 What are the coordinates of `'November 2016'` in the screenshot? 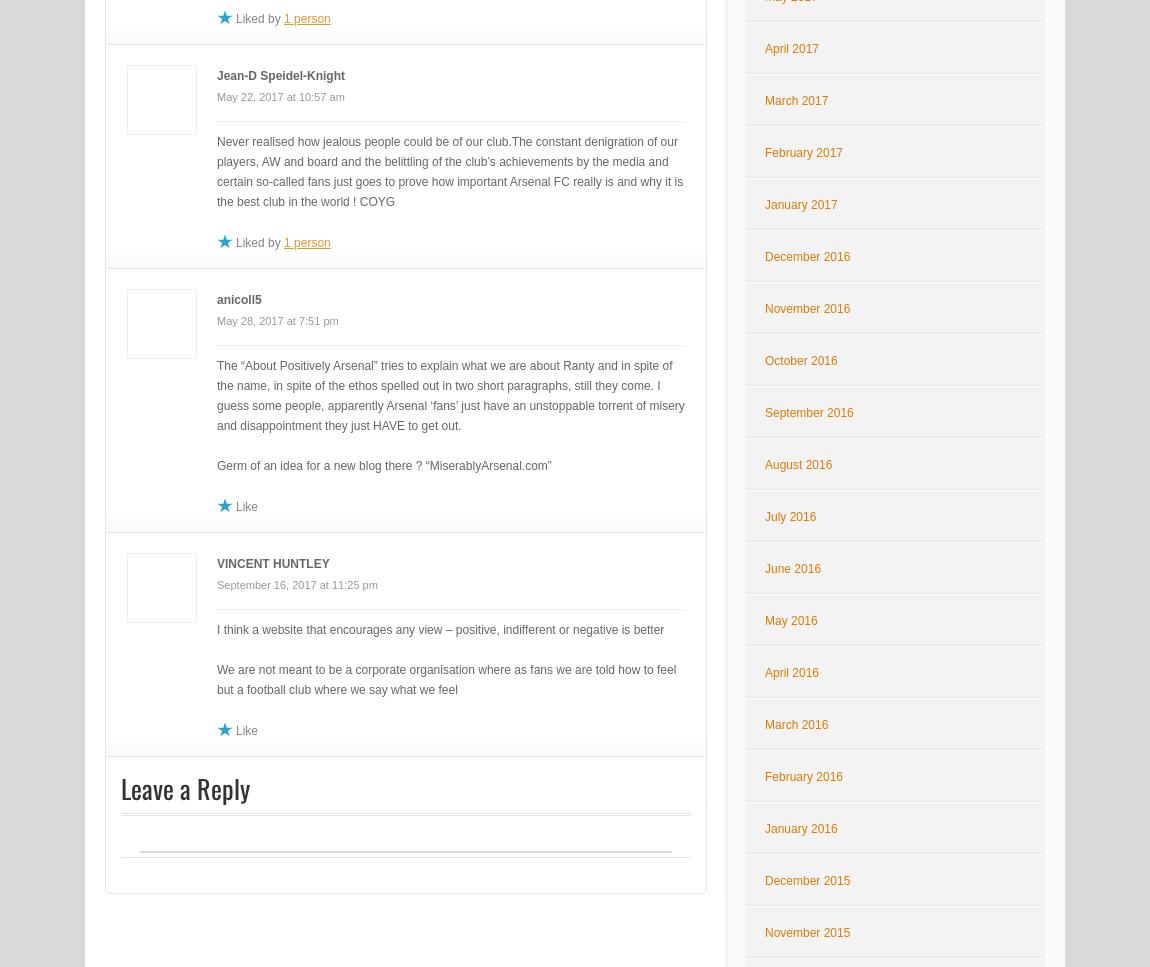 It's located at (806, 308).